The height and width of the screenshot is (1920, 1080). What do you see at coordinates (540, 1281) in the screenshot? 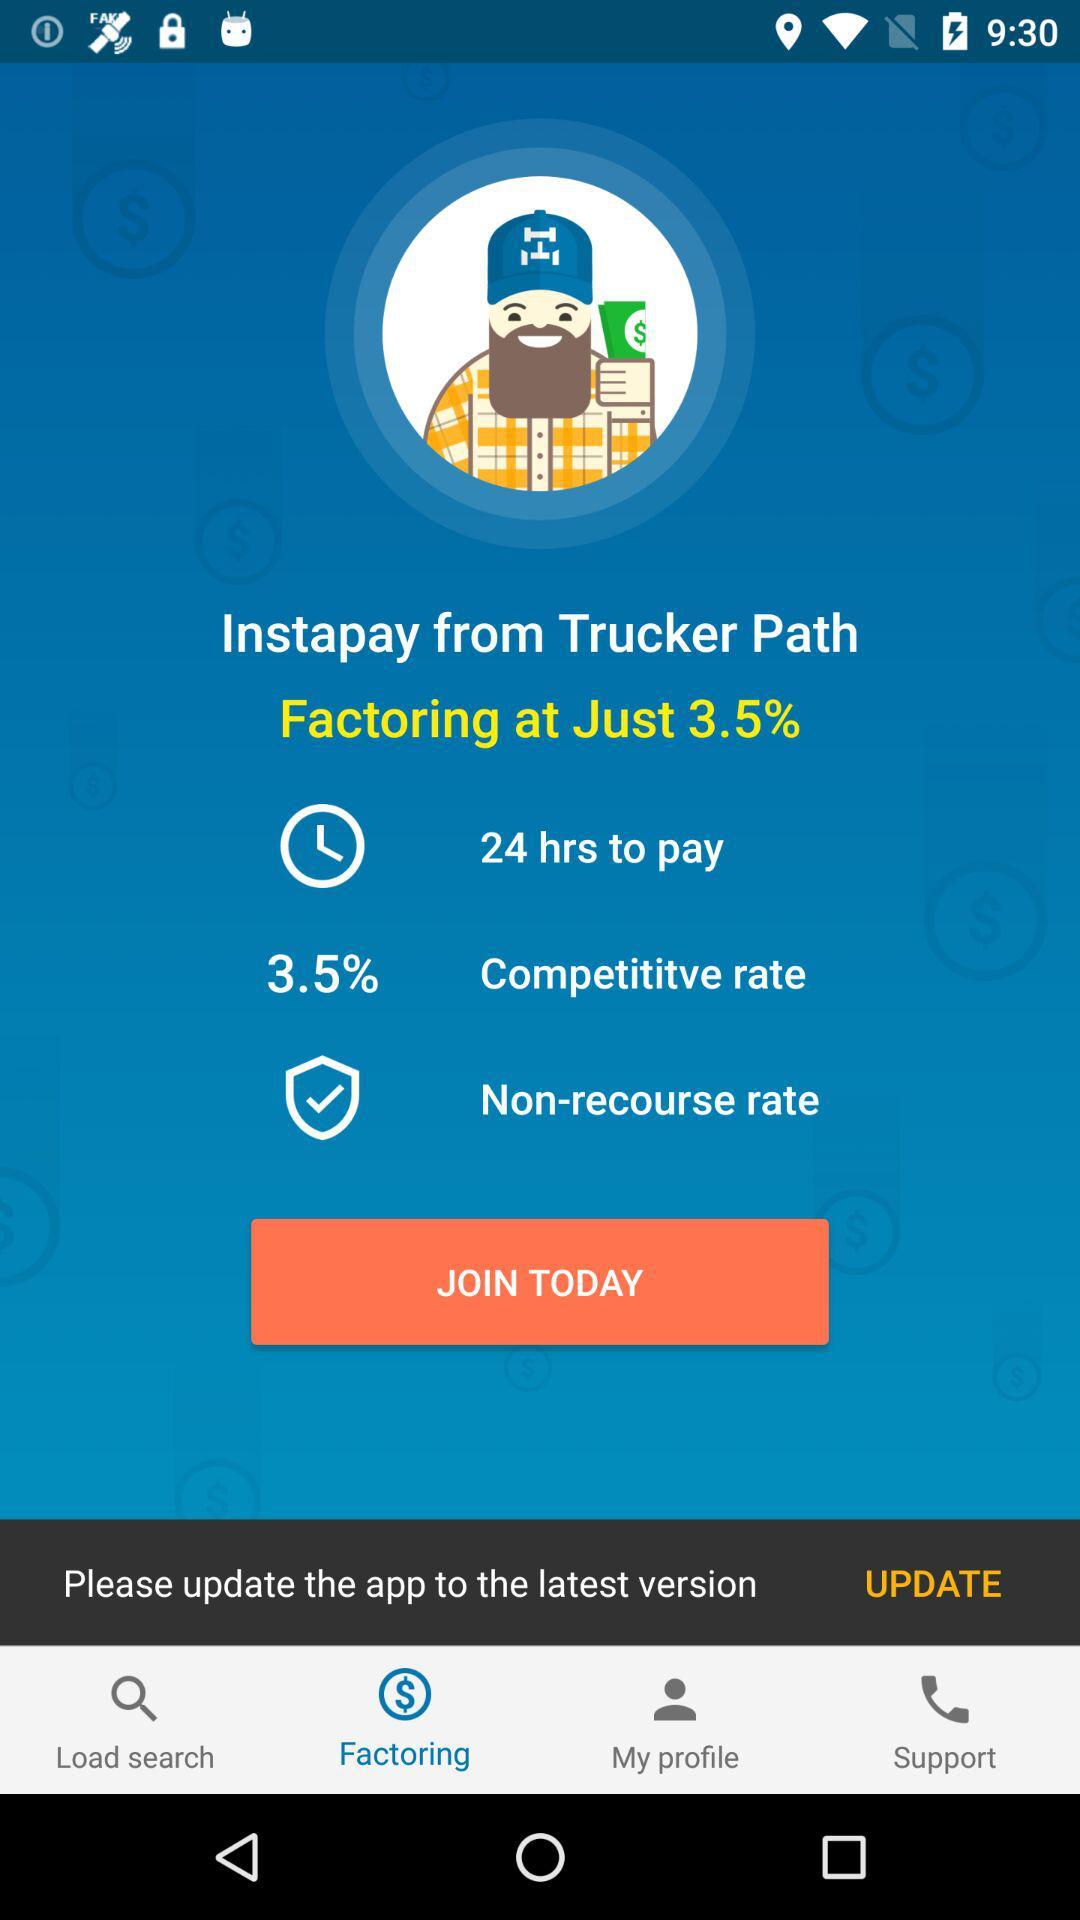
I see `join today icon` at bounding box center [540, 1281].